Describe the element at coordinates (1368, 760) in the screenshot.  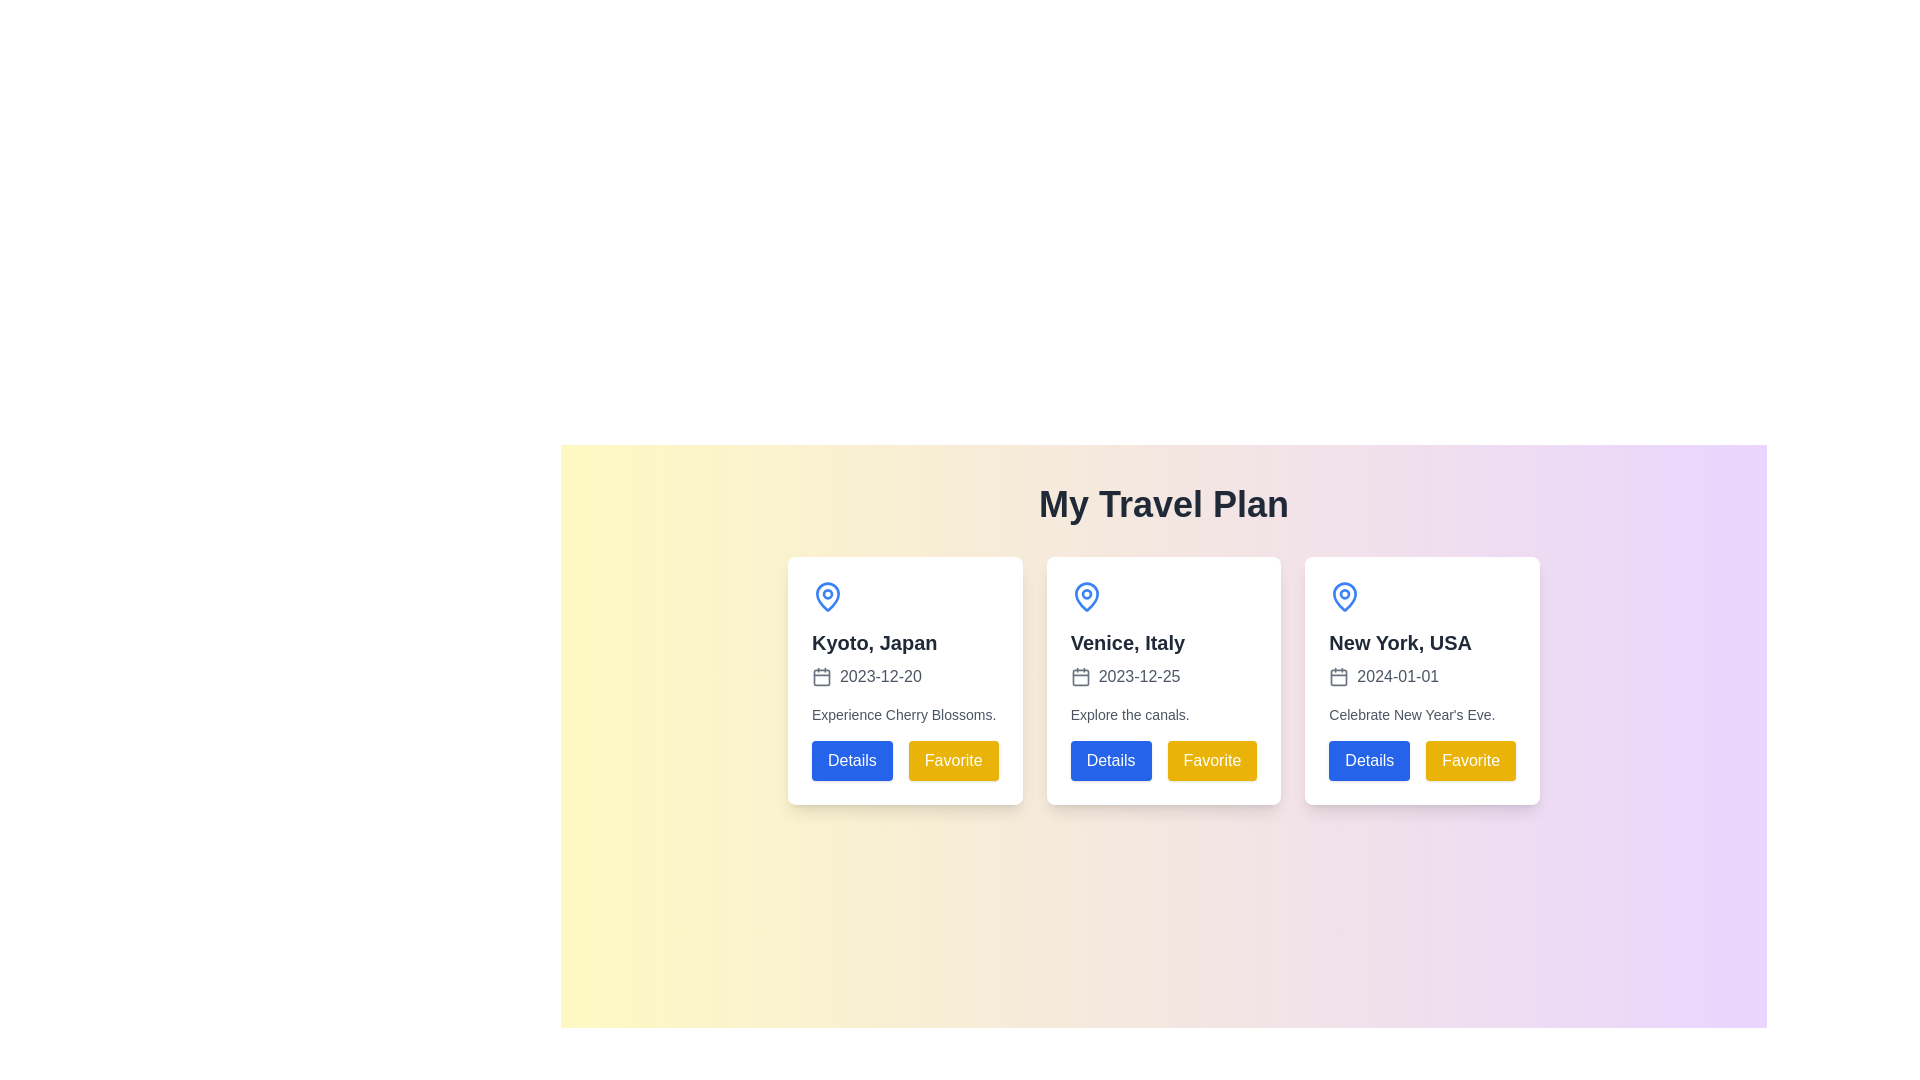
I see `the 'Details' button located in the bottom section of the card for 'New York, USA'` at that location.